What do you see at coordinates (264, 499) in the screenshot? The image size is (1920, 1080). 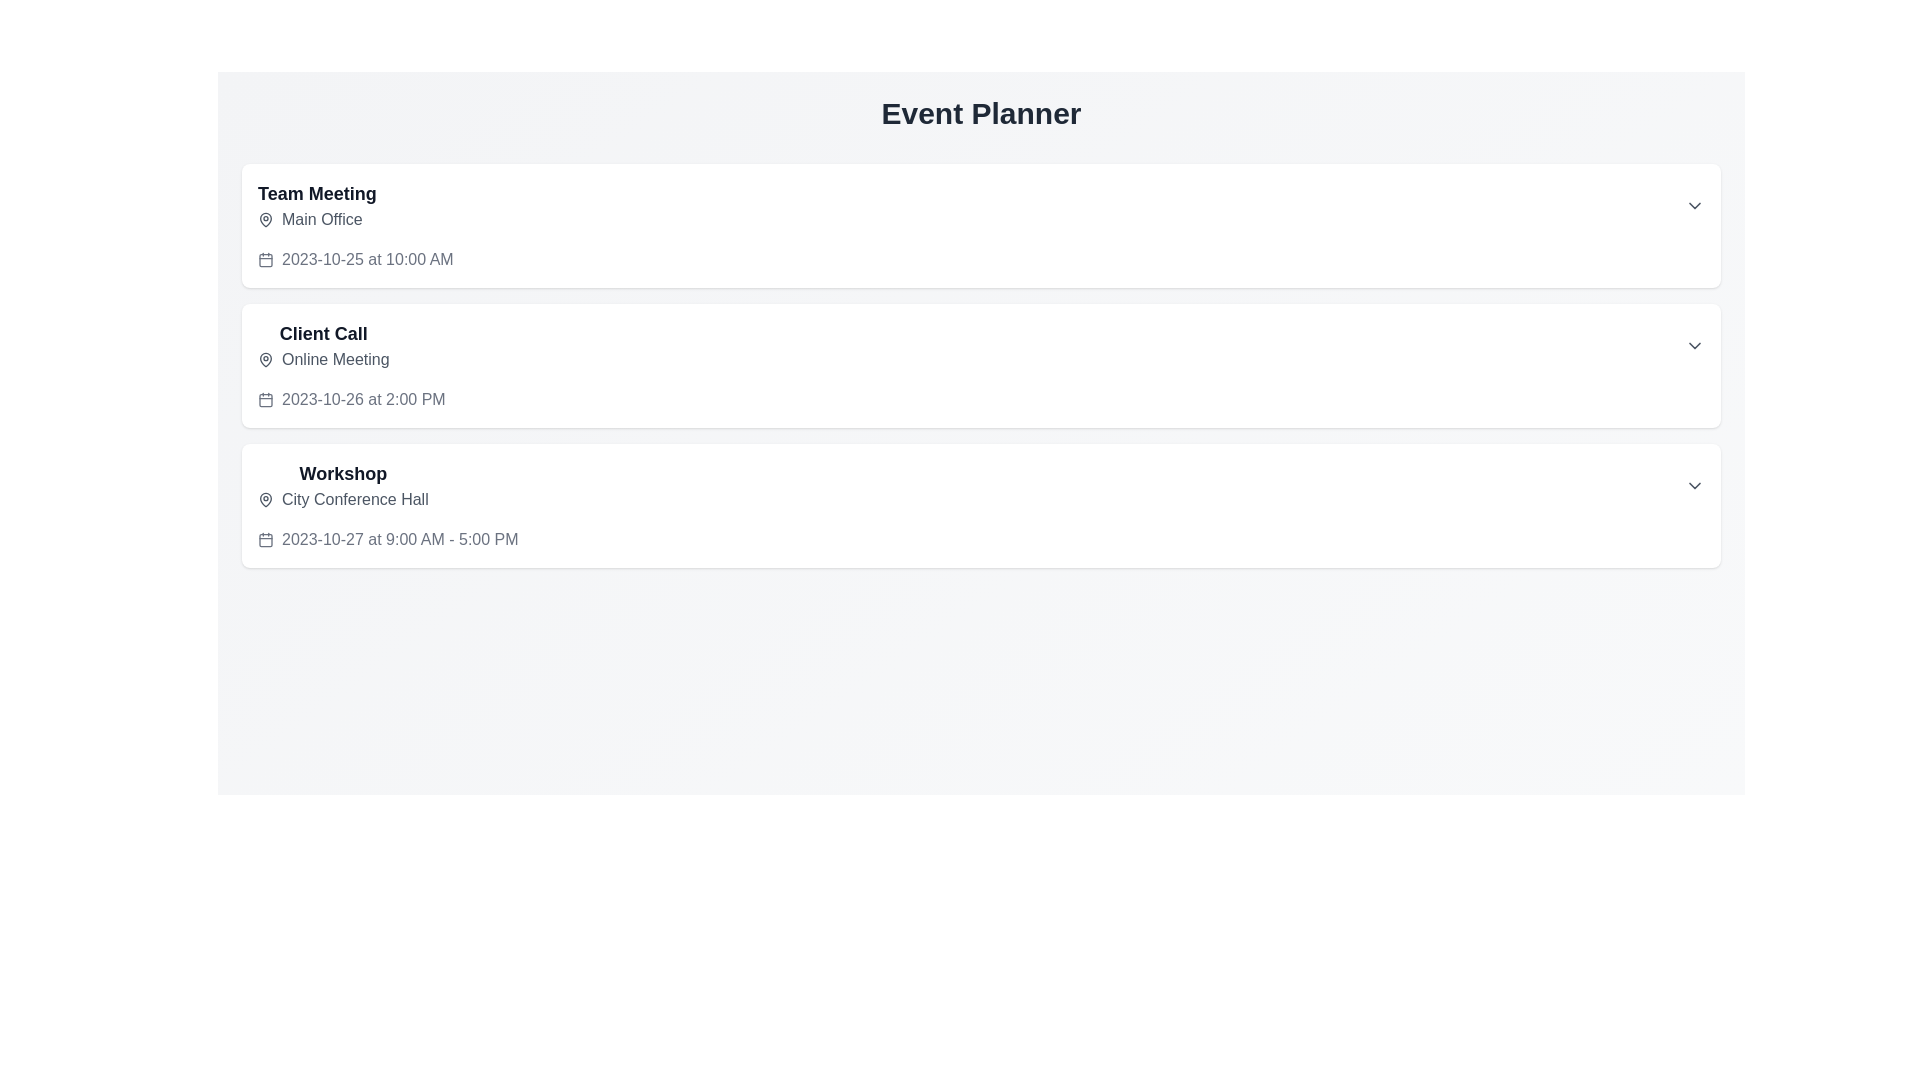 I see `the pin icon with a black outline that represents the location for the 'City Conference Hall' event, which is positioned to the left of the event text within the 'Workshop' card` at bounding box center [264, 499].